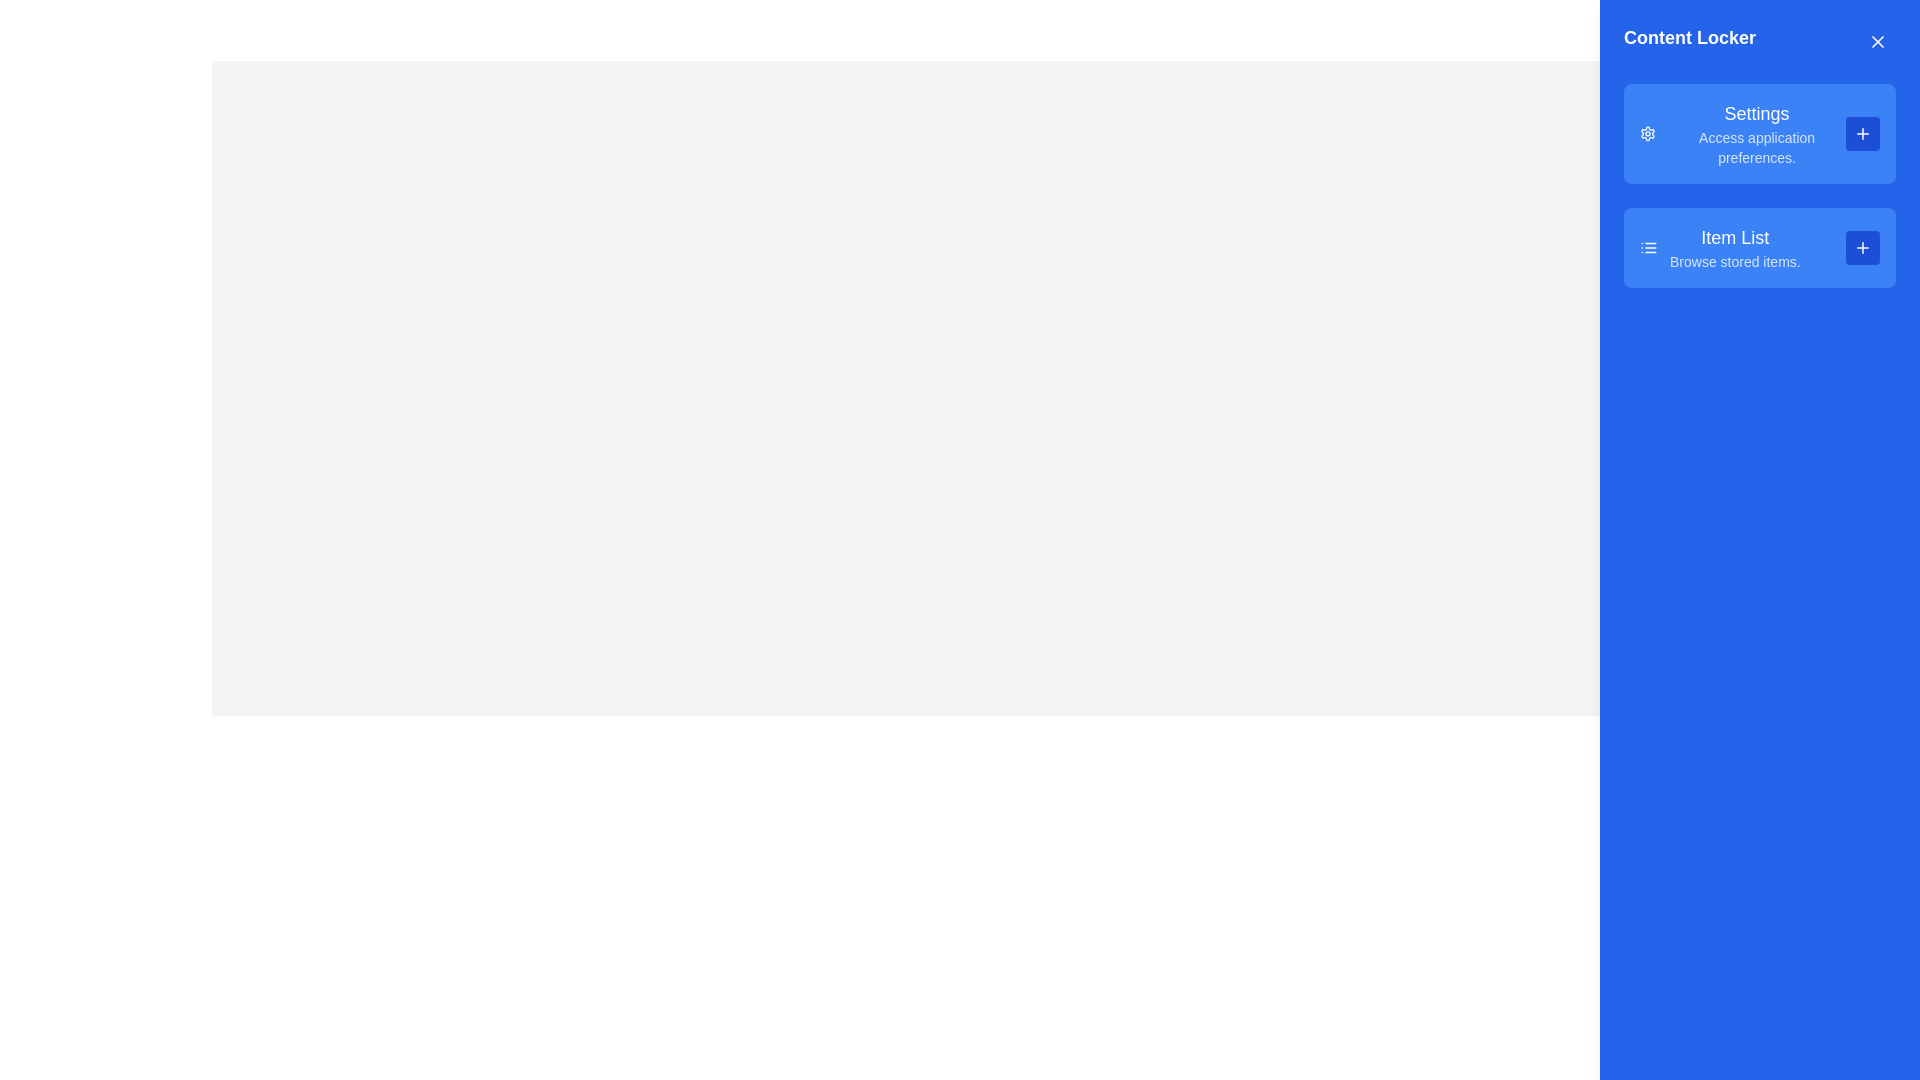  Describe the element at coordinates (1755, 134) in the screenshot. I see `on the 'Settings' button located in the upper section of the right-side navigation panel, which features a cogwheel icon and contains the title 'Settings' and subtitle 'Access application preferences.'` at that location.